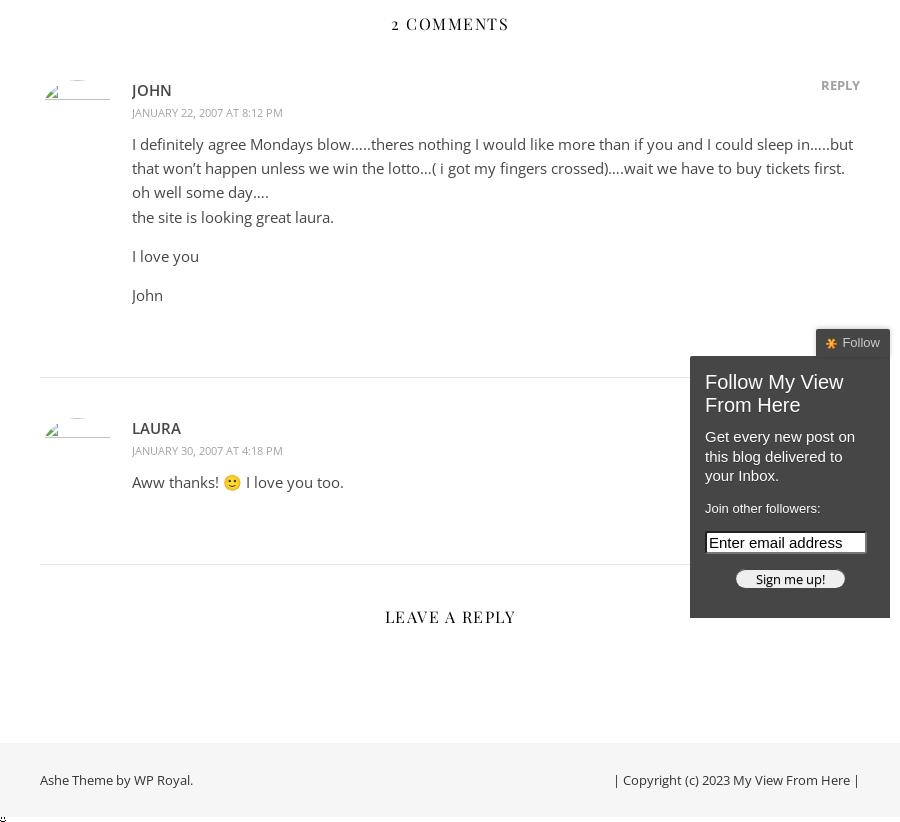  Describe the element at coordinates (773, 393) in the screenshot. I see `'Follow My View From Here'` at that location.